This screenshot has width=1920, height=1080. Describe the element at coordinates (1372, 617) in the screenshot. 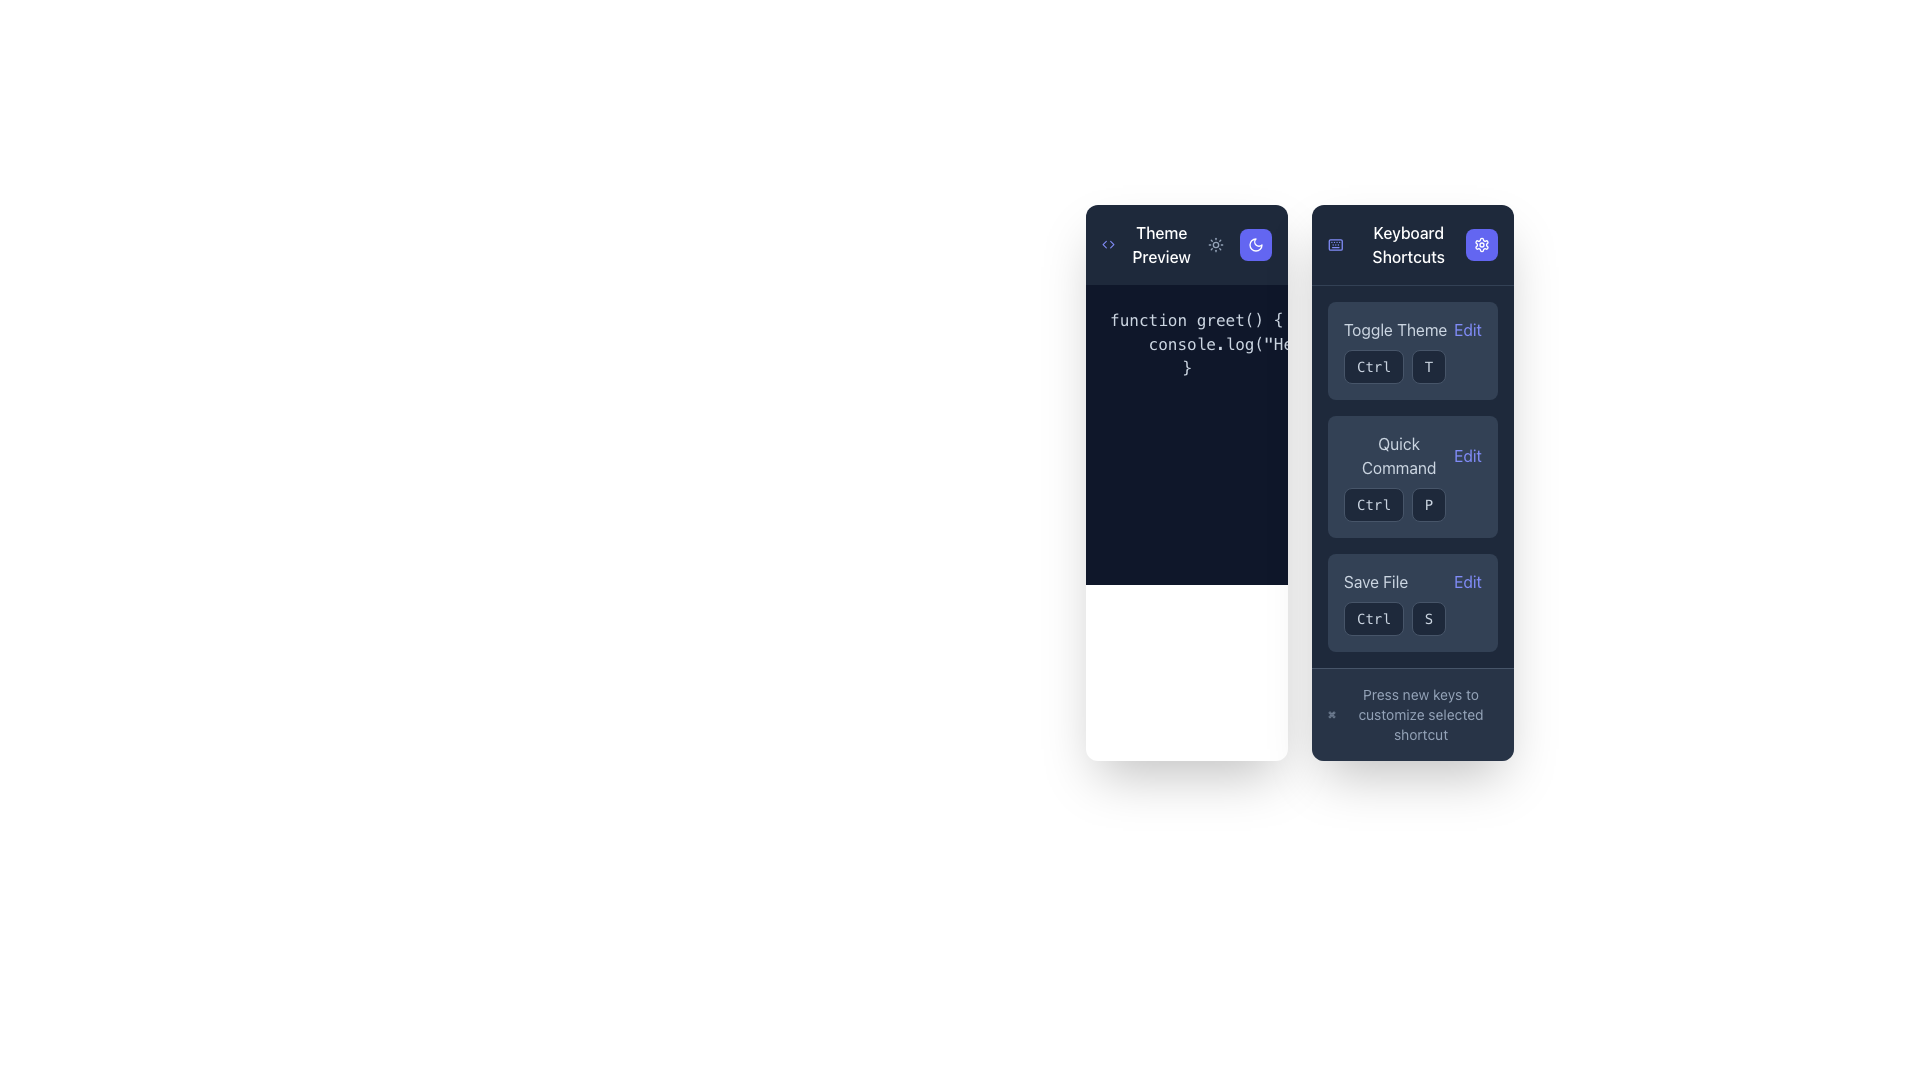

I see `the small rectangular button labeled 'Ctrl' with a dark slate blue background located in the 'Keyboard Shortcuts' section under 'Save File'` at that location.